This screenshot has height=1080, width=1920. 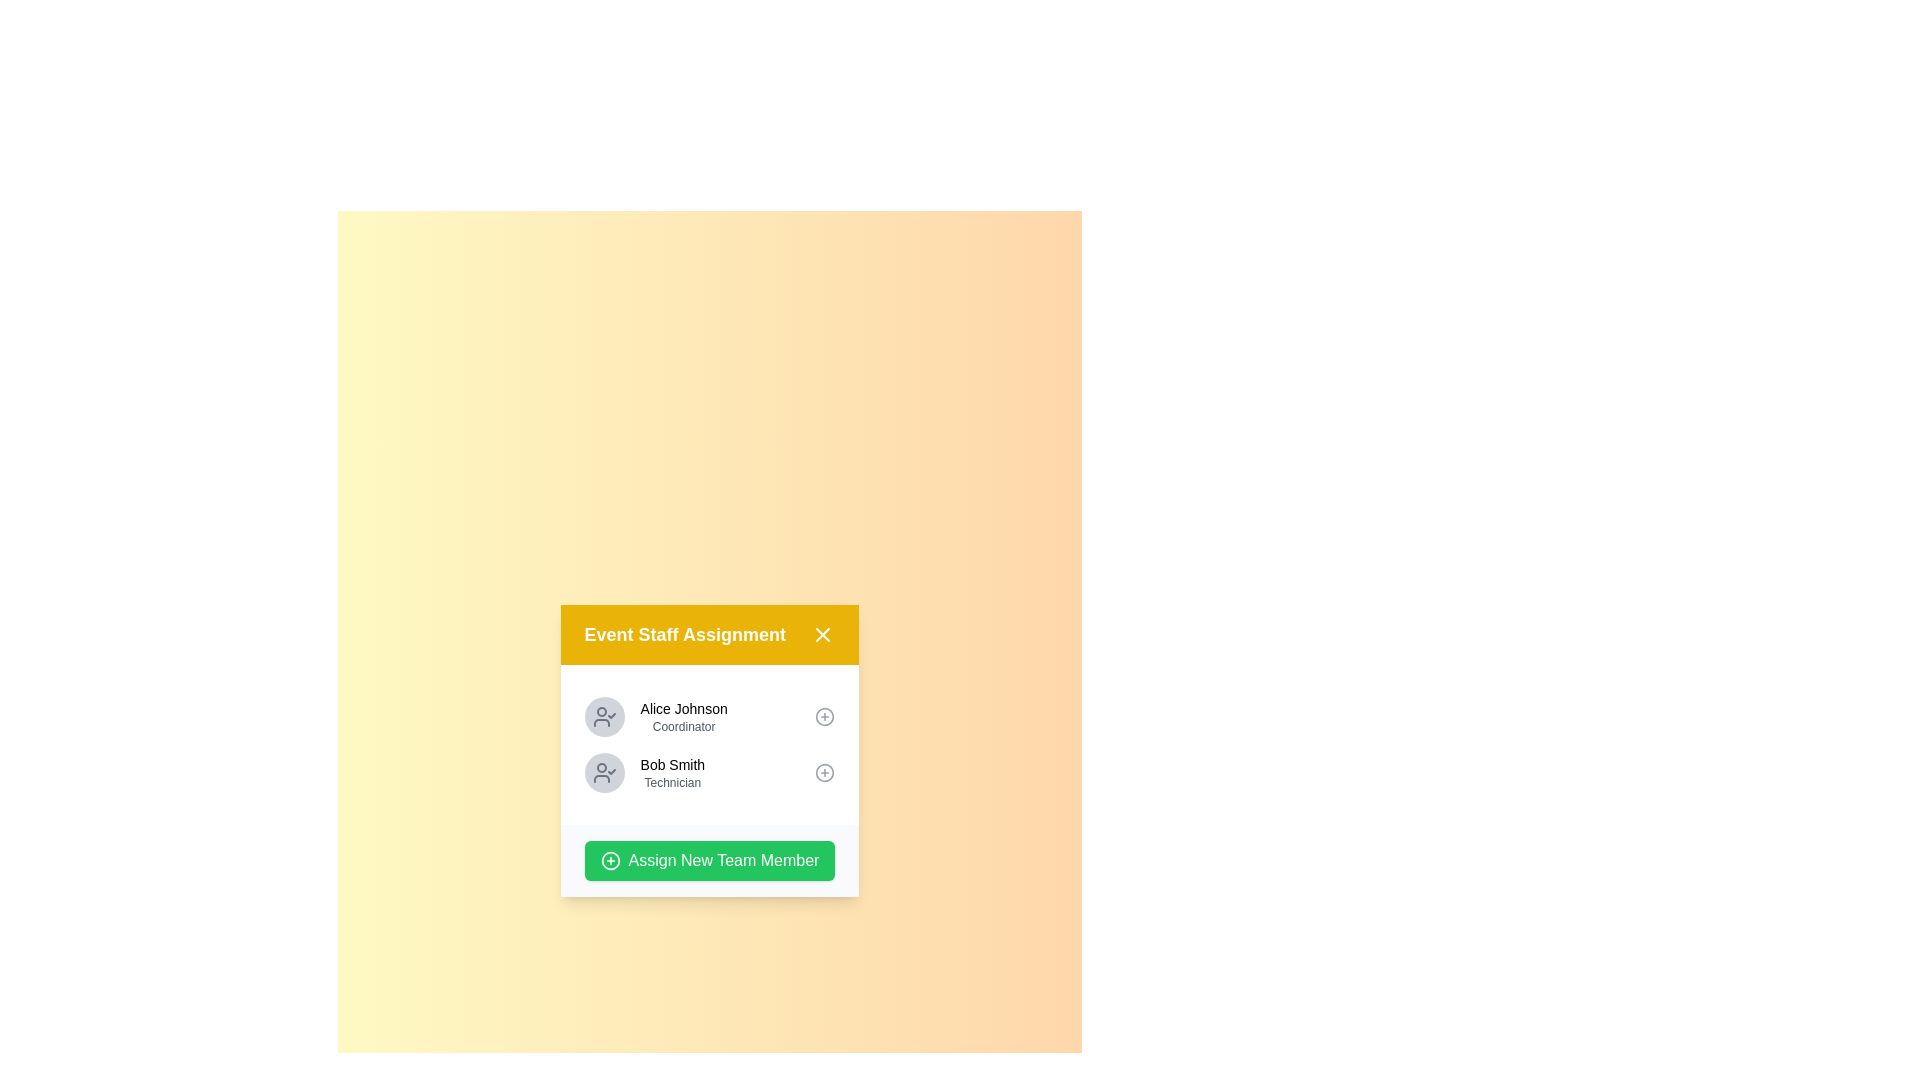 What do you see at coordinates (710, 635) in the screenshot?
I see `the dialog title and description area to read the information` at bounding box center [710, 635].